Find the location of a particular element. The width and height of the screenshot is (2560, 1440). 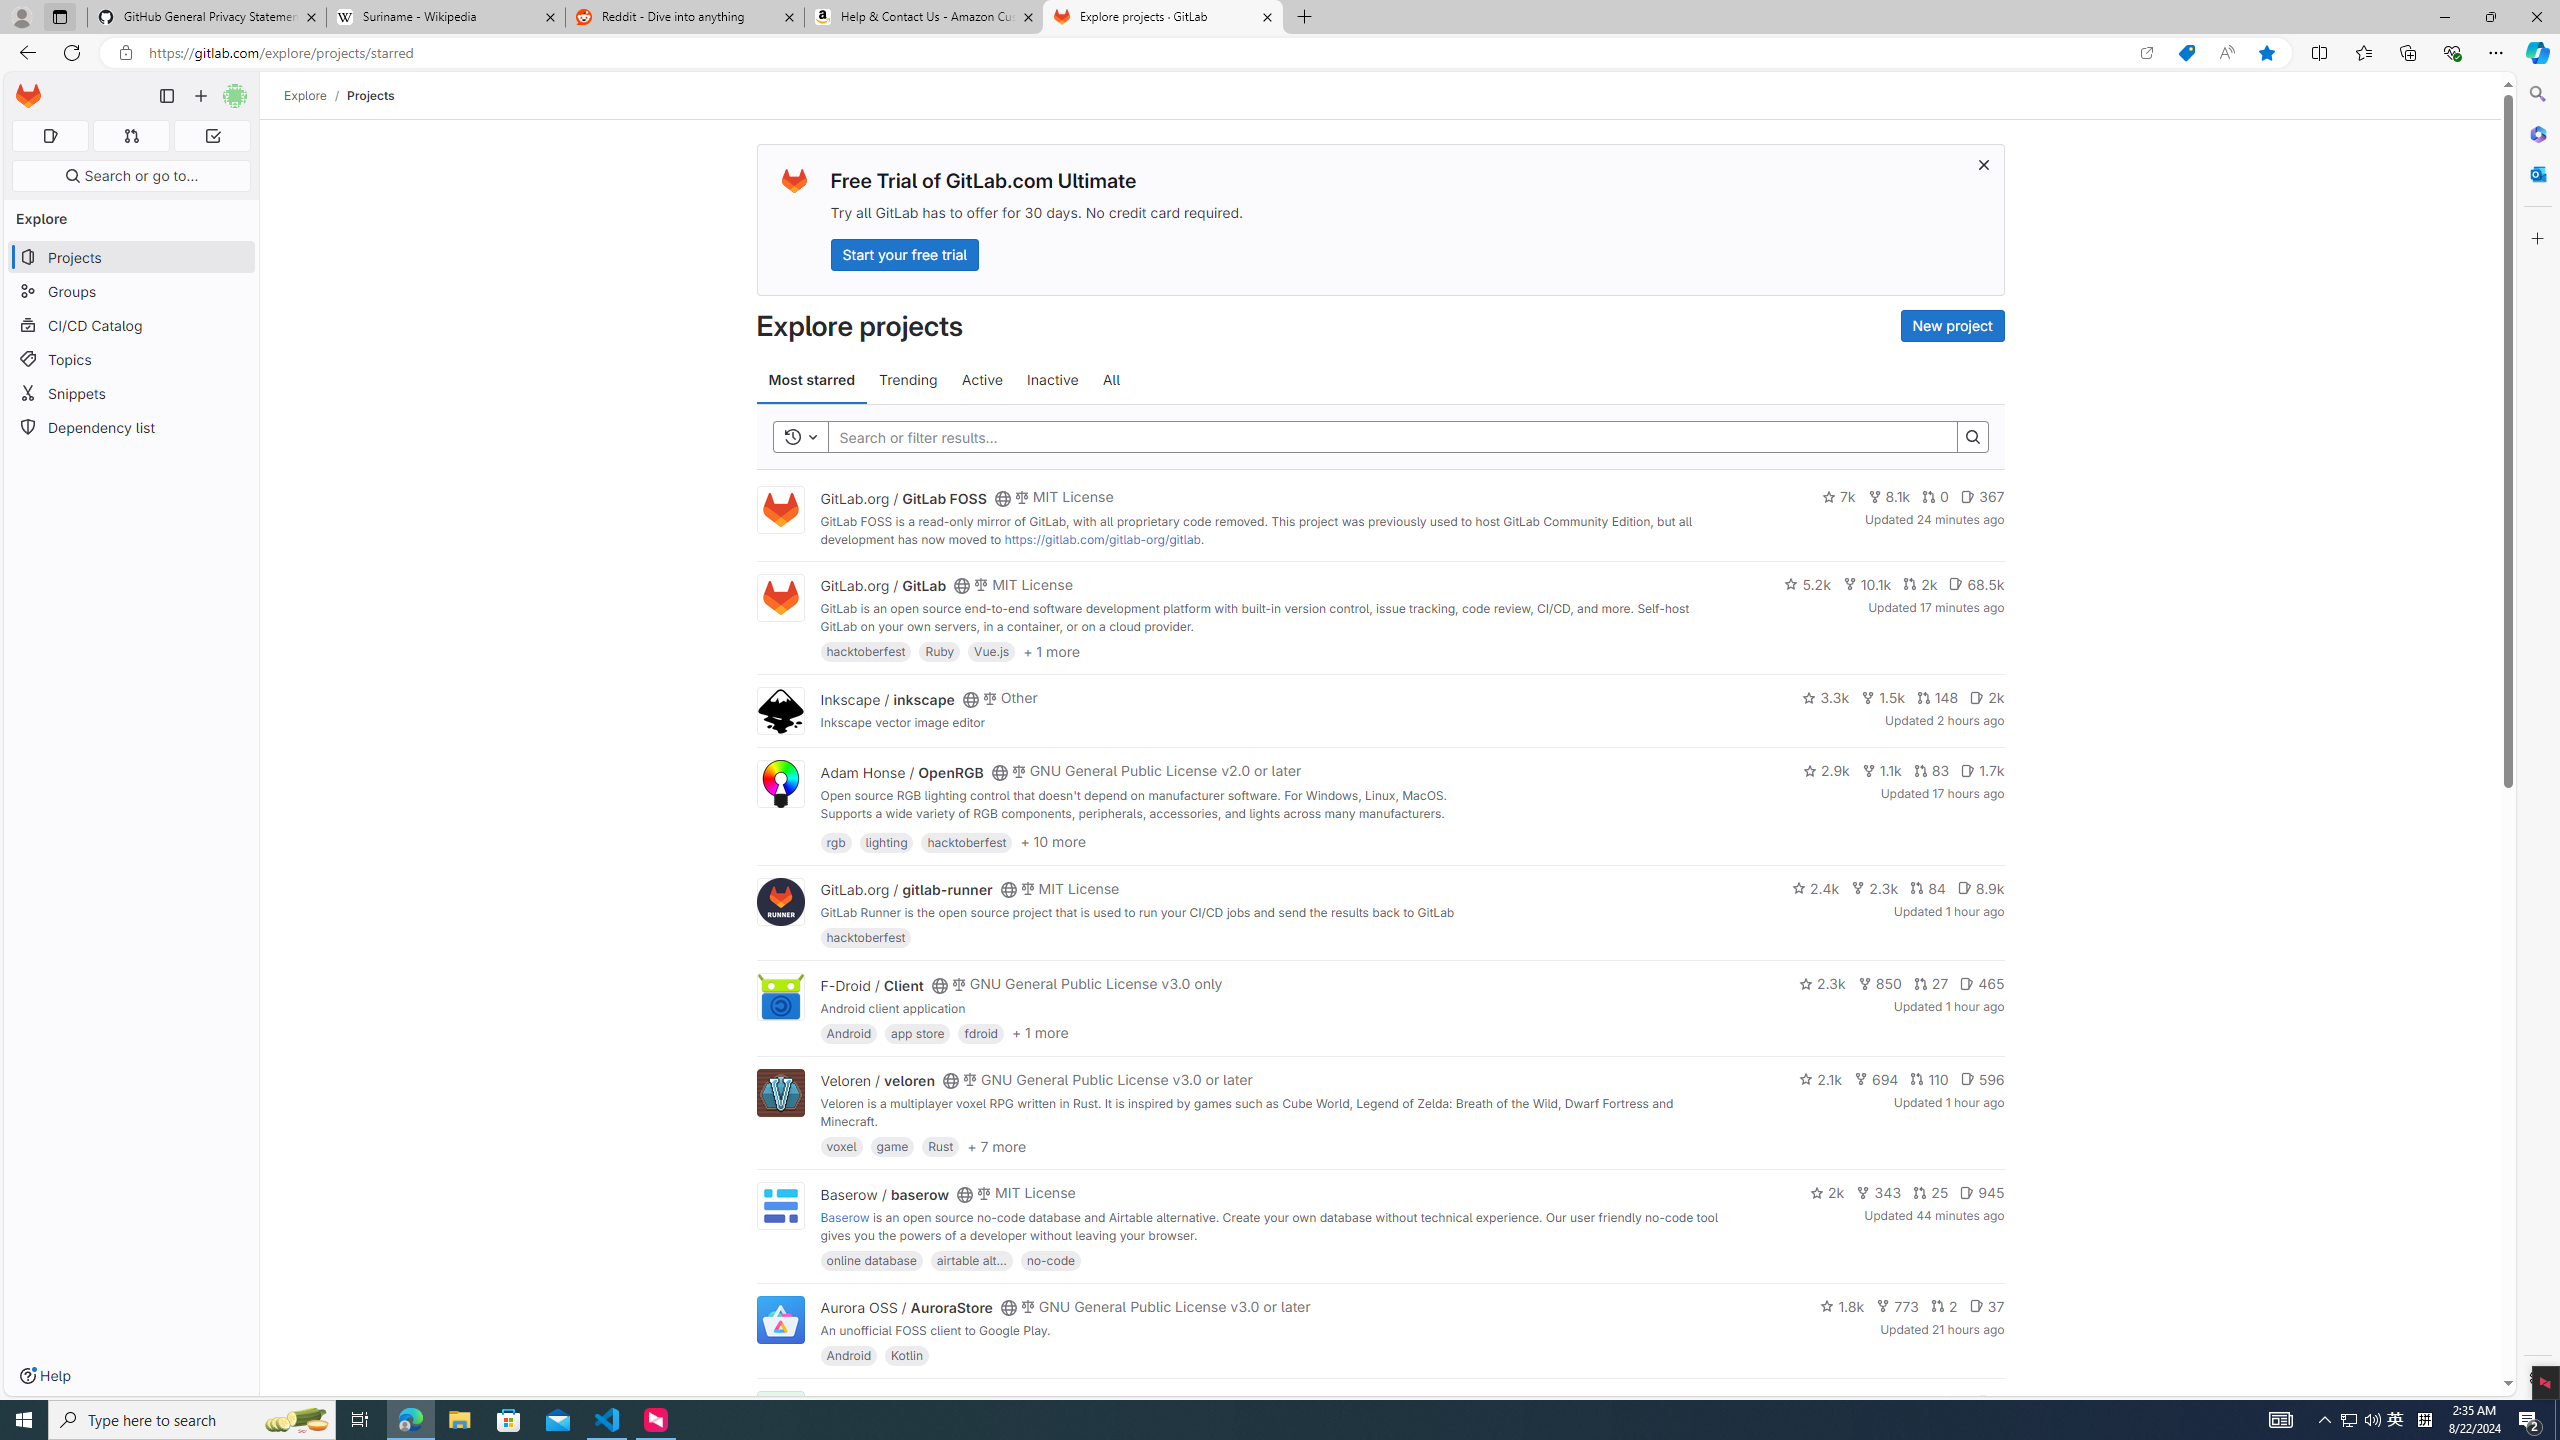

'Snippets' is located at coordinates (130, 392).